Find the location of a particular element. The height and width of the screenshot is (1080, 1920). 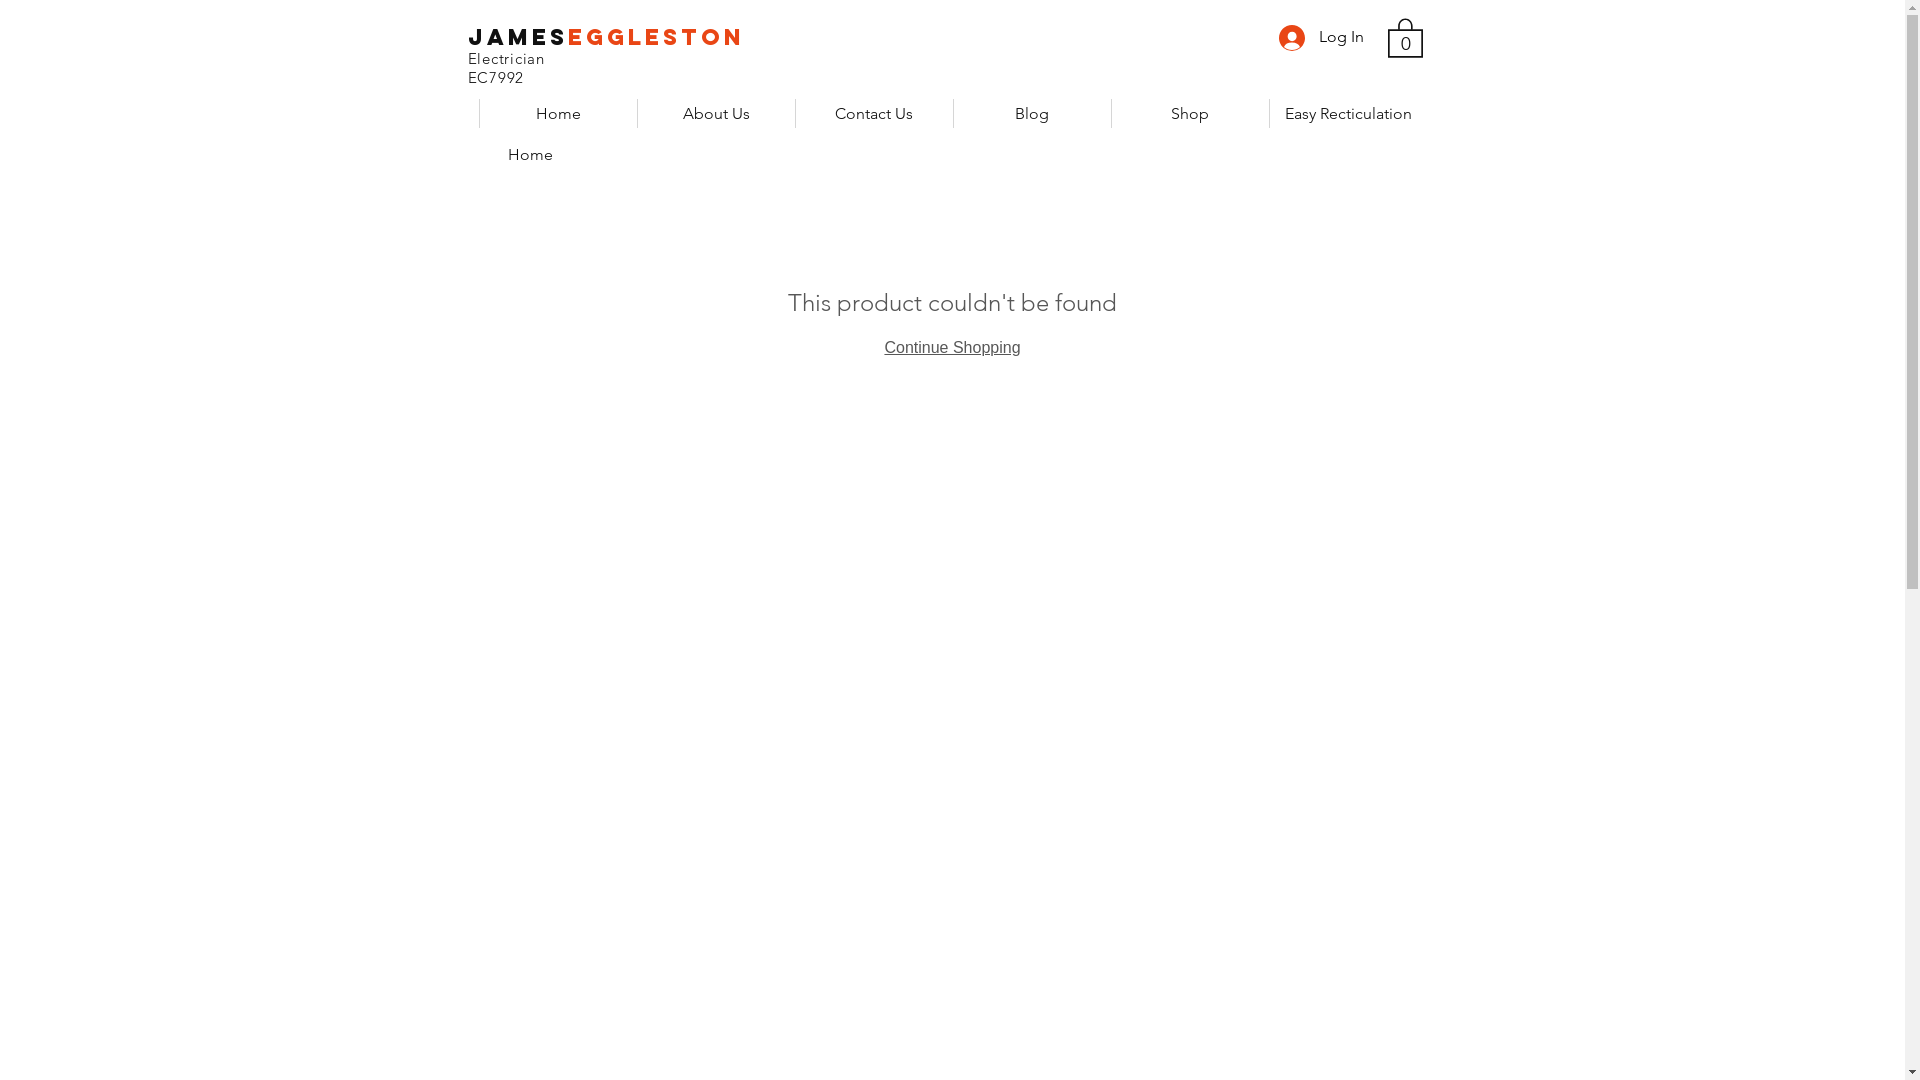

'JamesEggleston' is located at coordinates (605, 37).